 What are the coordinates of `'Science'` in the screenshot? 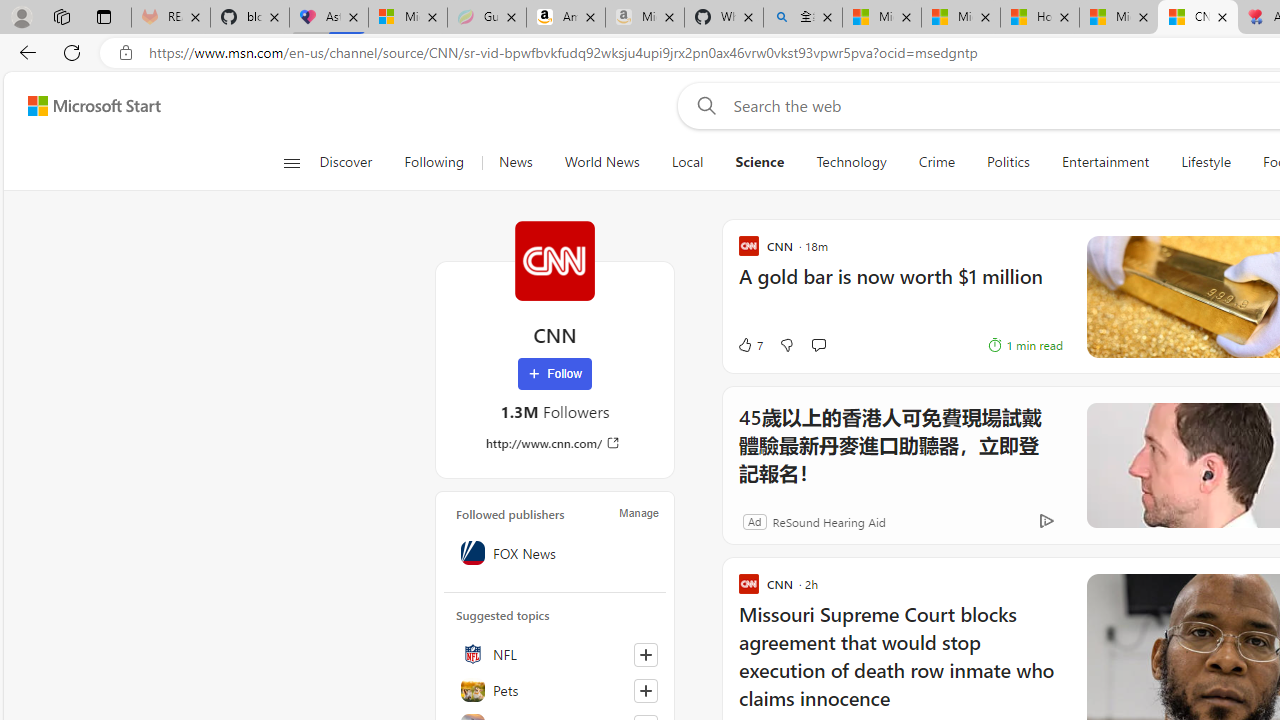 It's located at (759, 162).